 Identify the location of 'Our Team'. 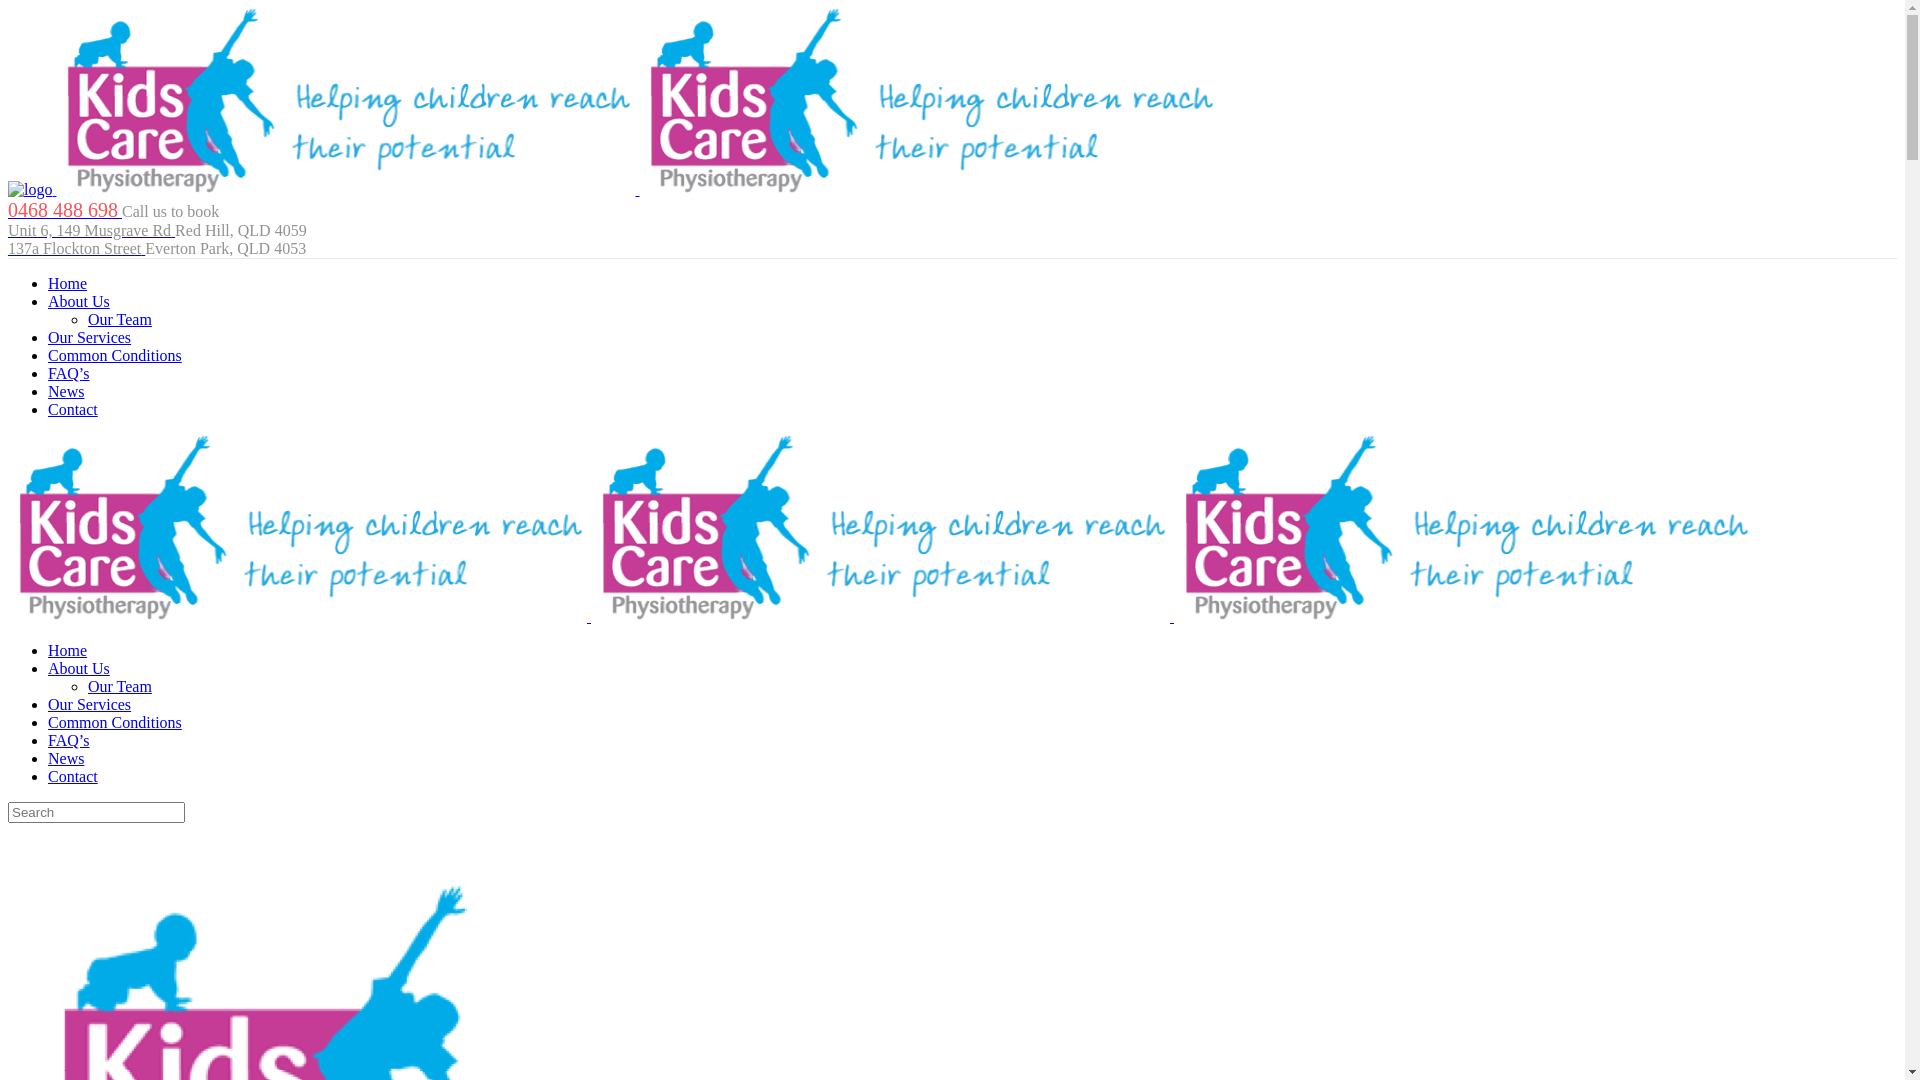
(86, 318).